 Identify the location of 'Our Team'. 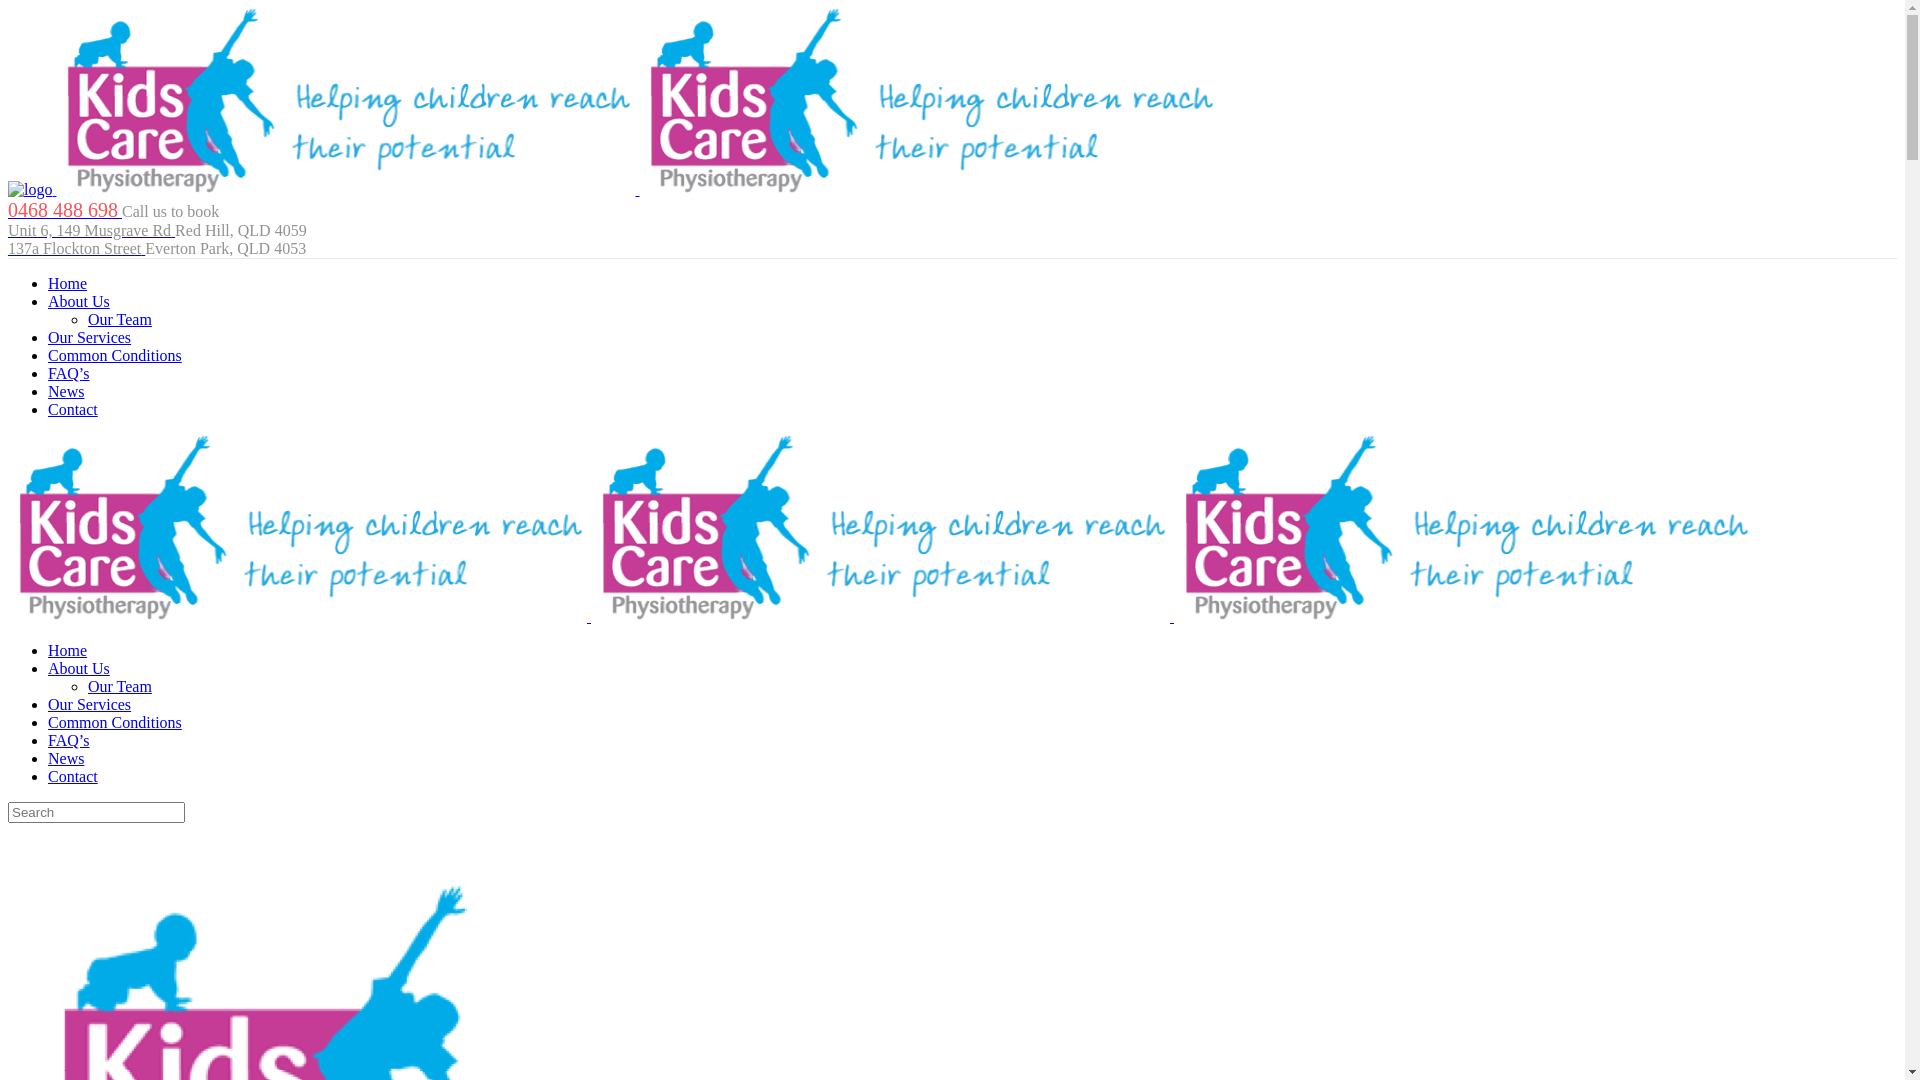
(86, 318).